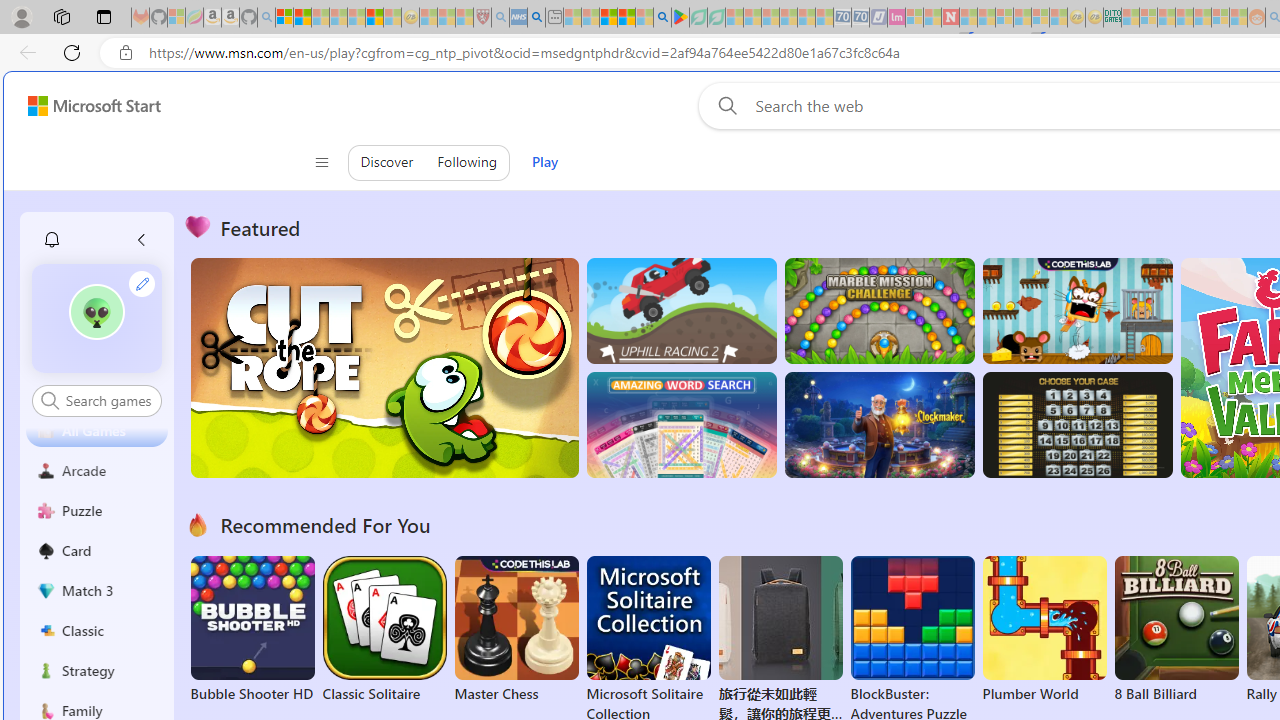  Describe the element at coordinates (681, 311) in the screenshot. I see `'Up Hill Racing 2'` at that location.